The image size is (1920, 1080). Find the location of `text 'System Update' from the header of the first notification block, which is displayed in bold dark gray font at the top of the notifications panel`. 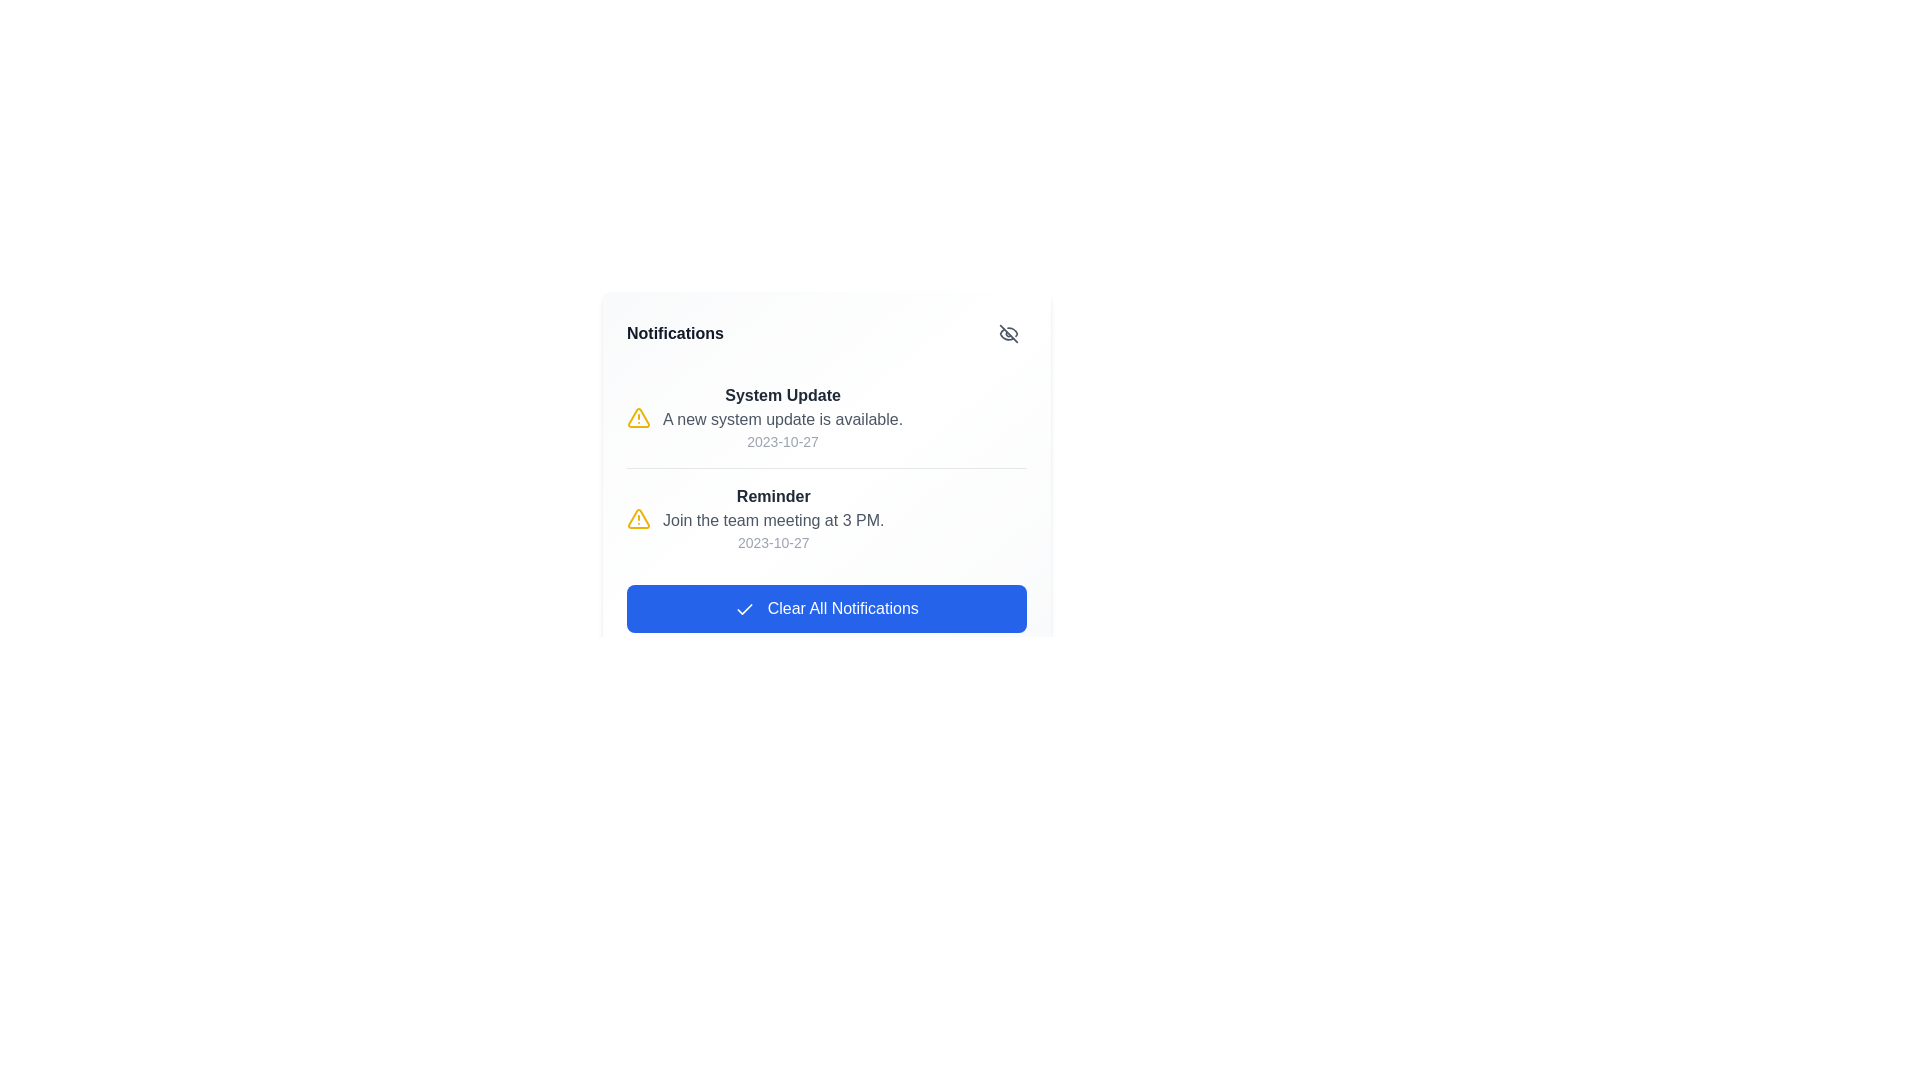

text 'System Update' from the header of the first notification block, which is displayed in bold dark gray font at the top of the notifications panel is located at coordinates (781, 396).